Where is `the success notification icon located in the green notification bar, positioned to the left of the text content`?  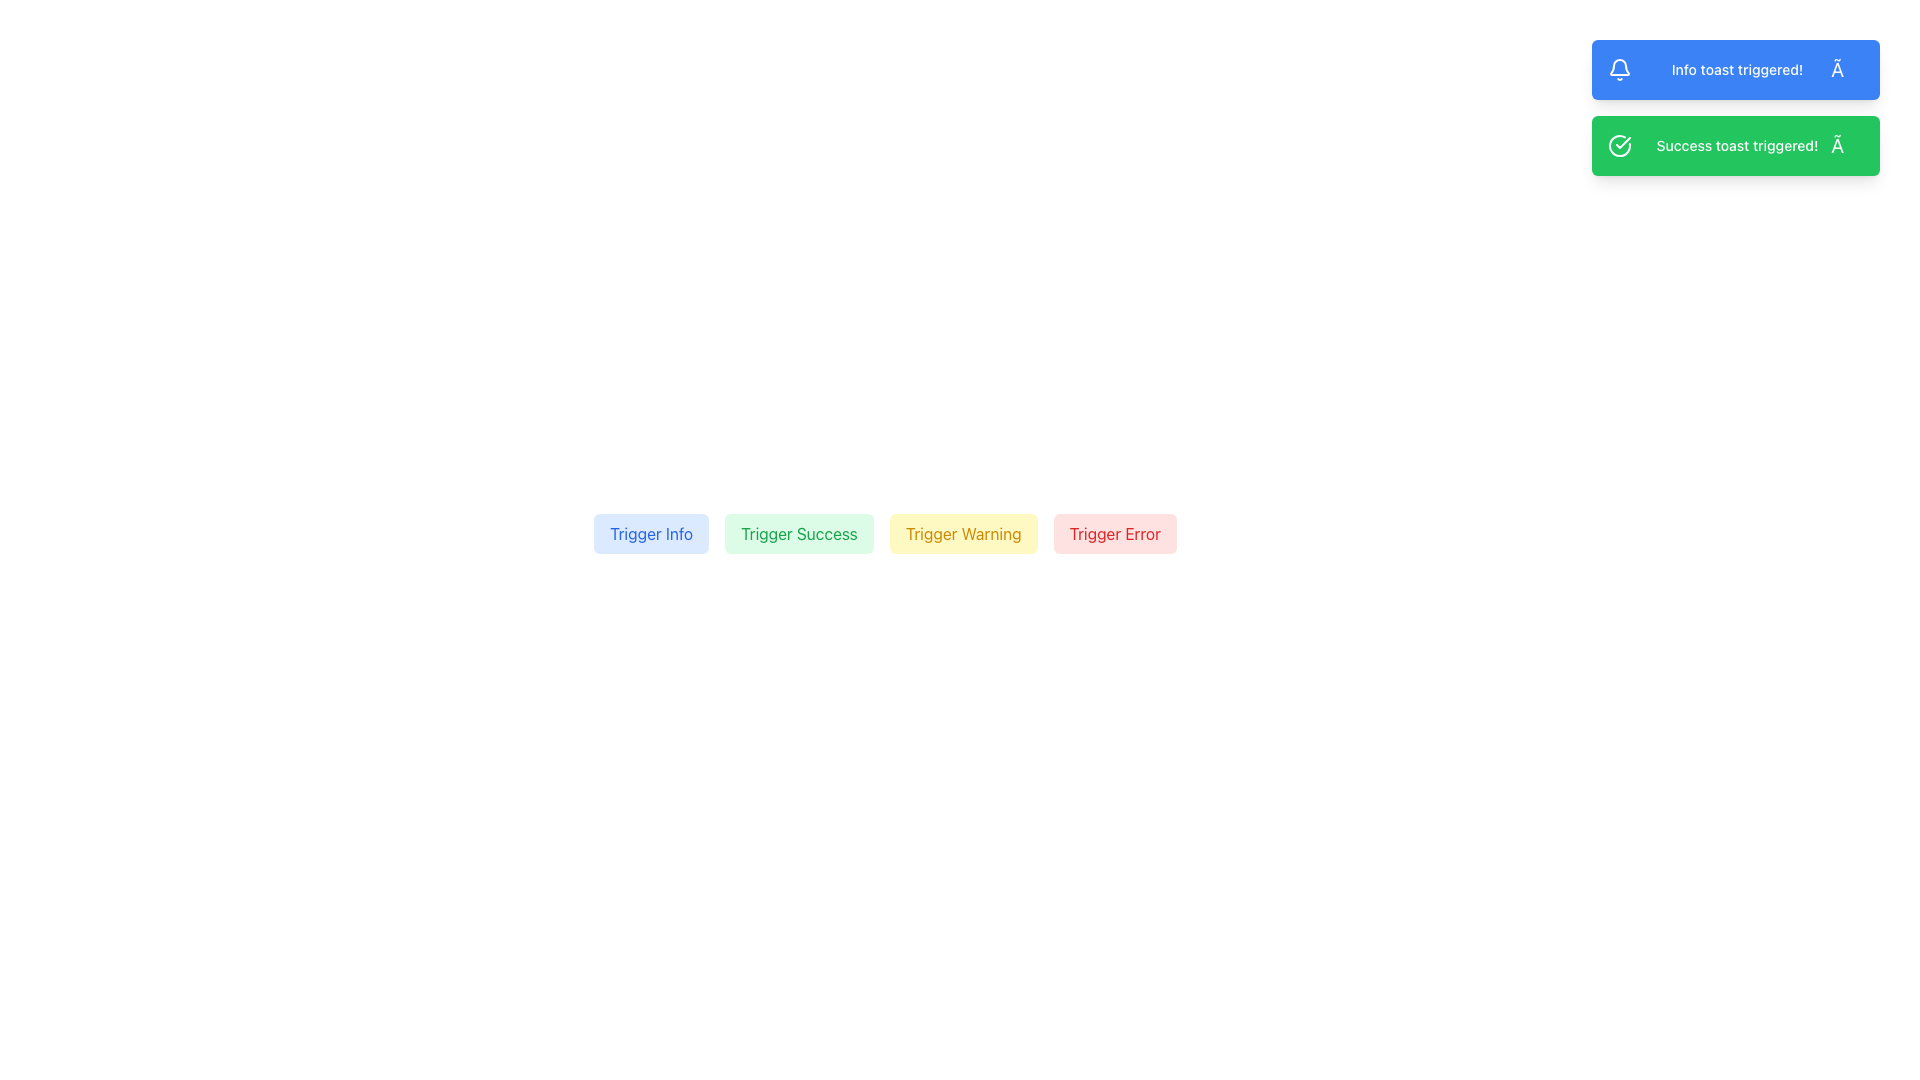
the success notification icon located in the green notification bar, positioned to the left of the text content is located at coordinates (1623, 141).